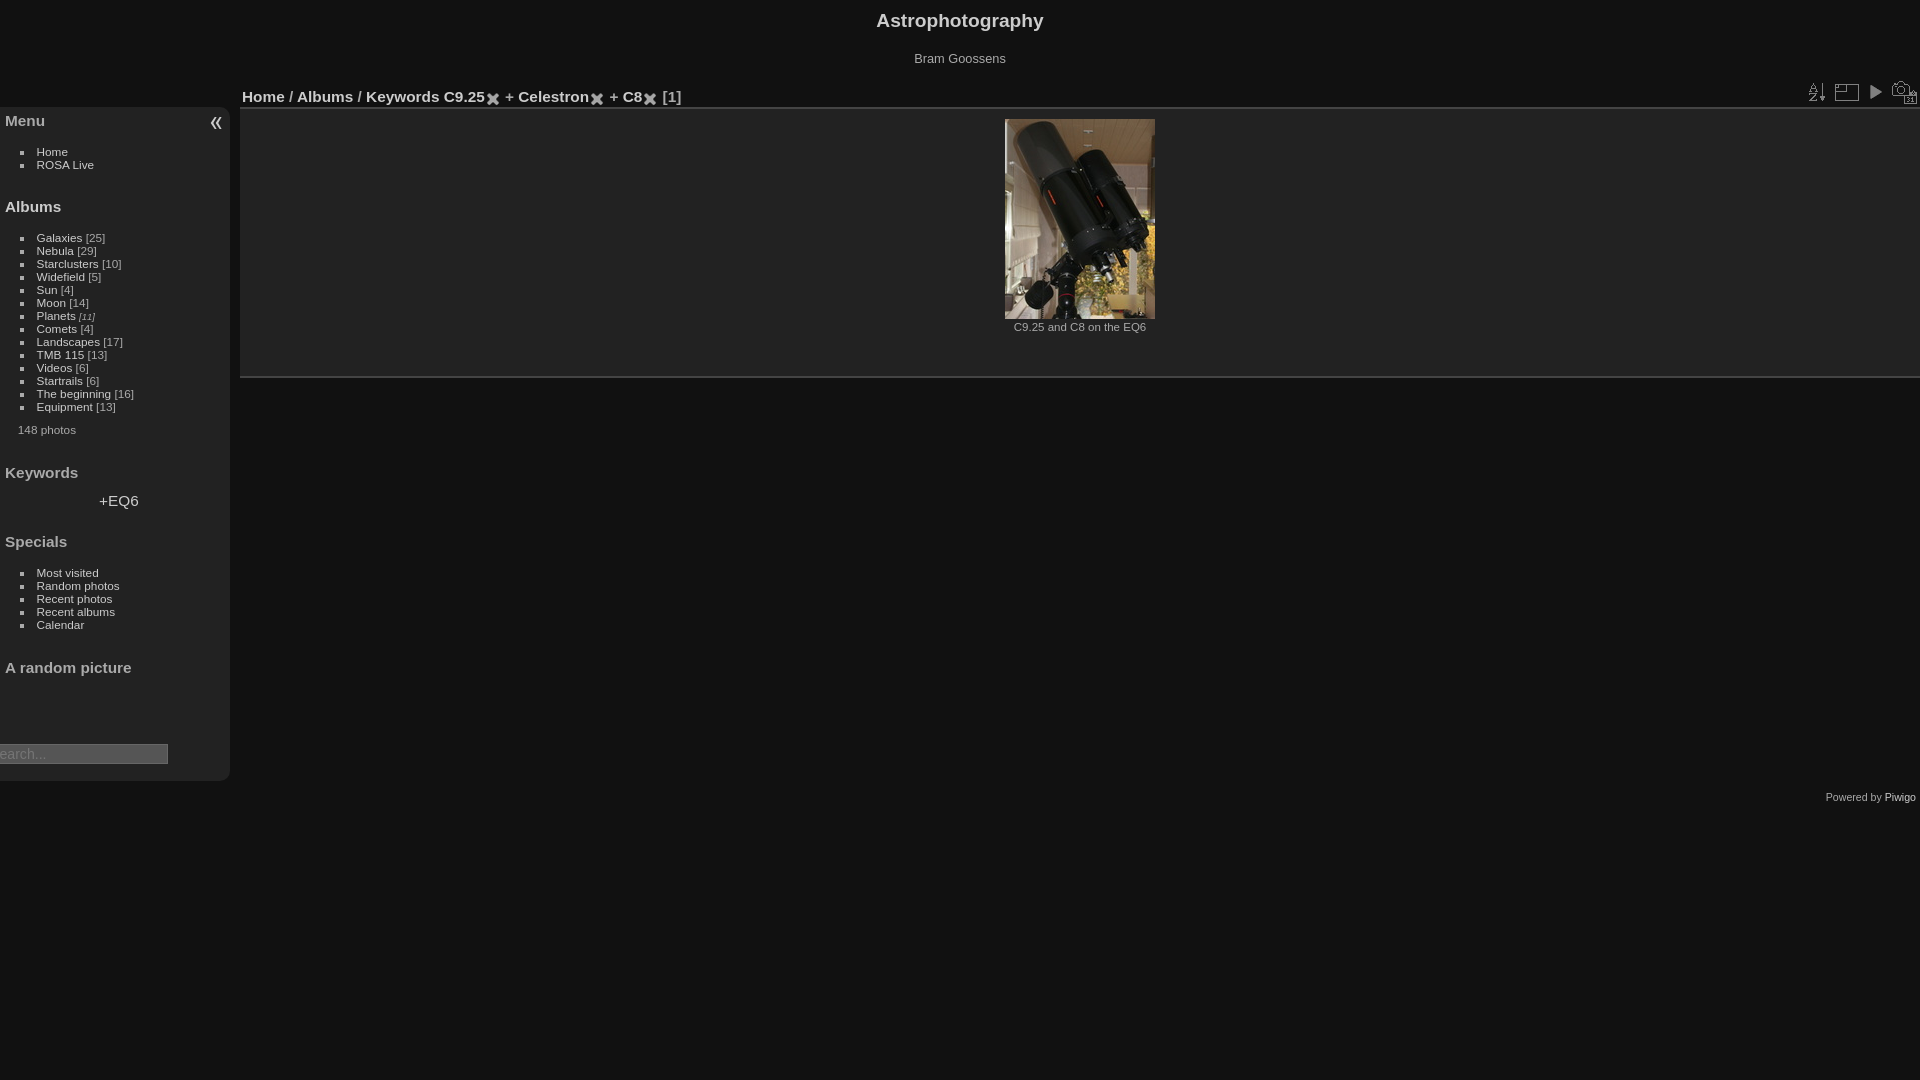 Image resolution: width=1920 pixels, height=1080 pixels. I want to click on 'remove this keyword from the list', so click(595, 96).